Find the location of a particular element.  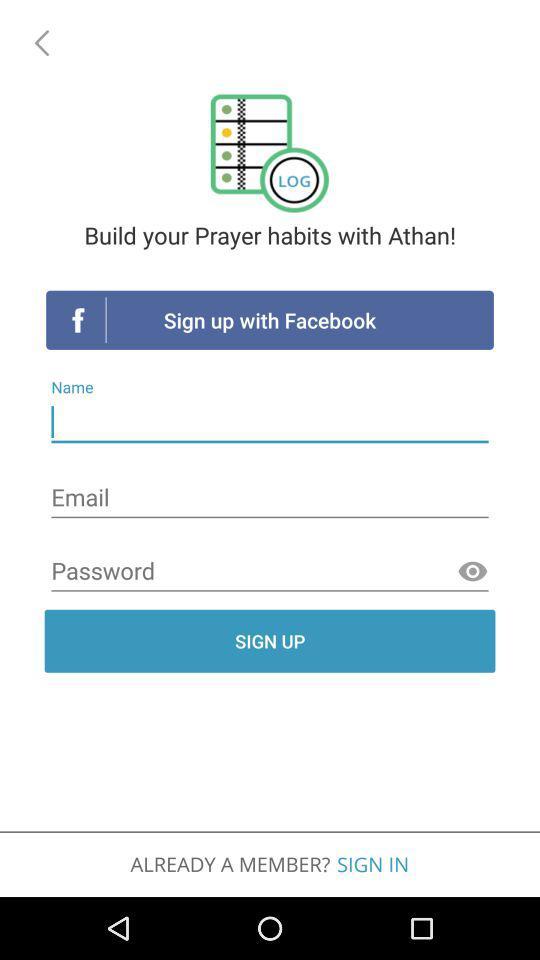

the logo is located at coordinates (270, 152).